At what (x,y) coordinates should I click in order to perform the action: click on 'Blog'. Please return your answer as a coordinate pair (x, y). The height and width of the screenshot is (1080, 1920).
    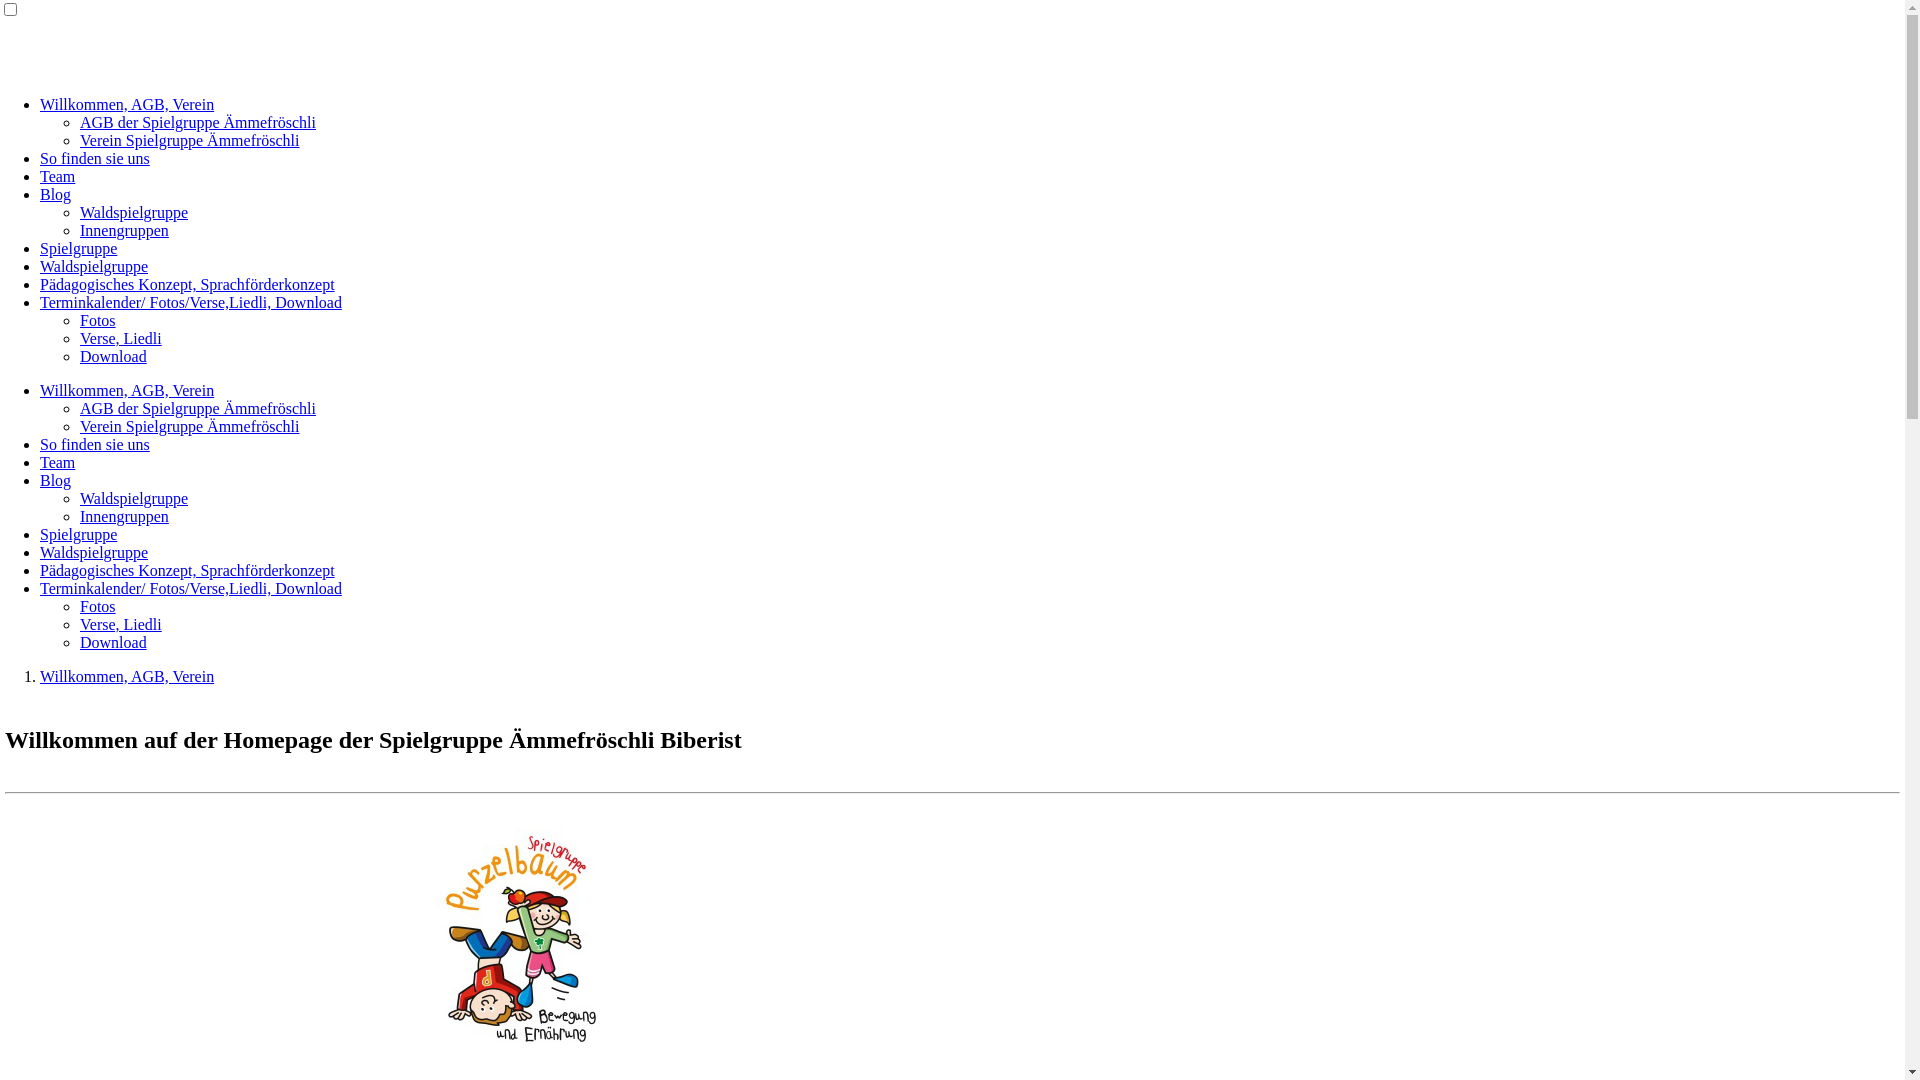
    Looking at the image, I should click on (55, 480).